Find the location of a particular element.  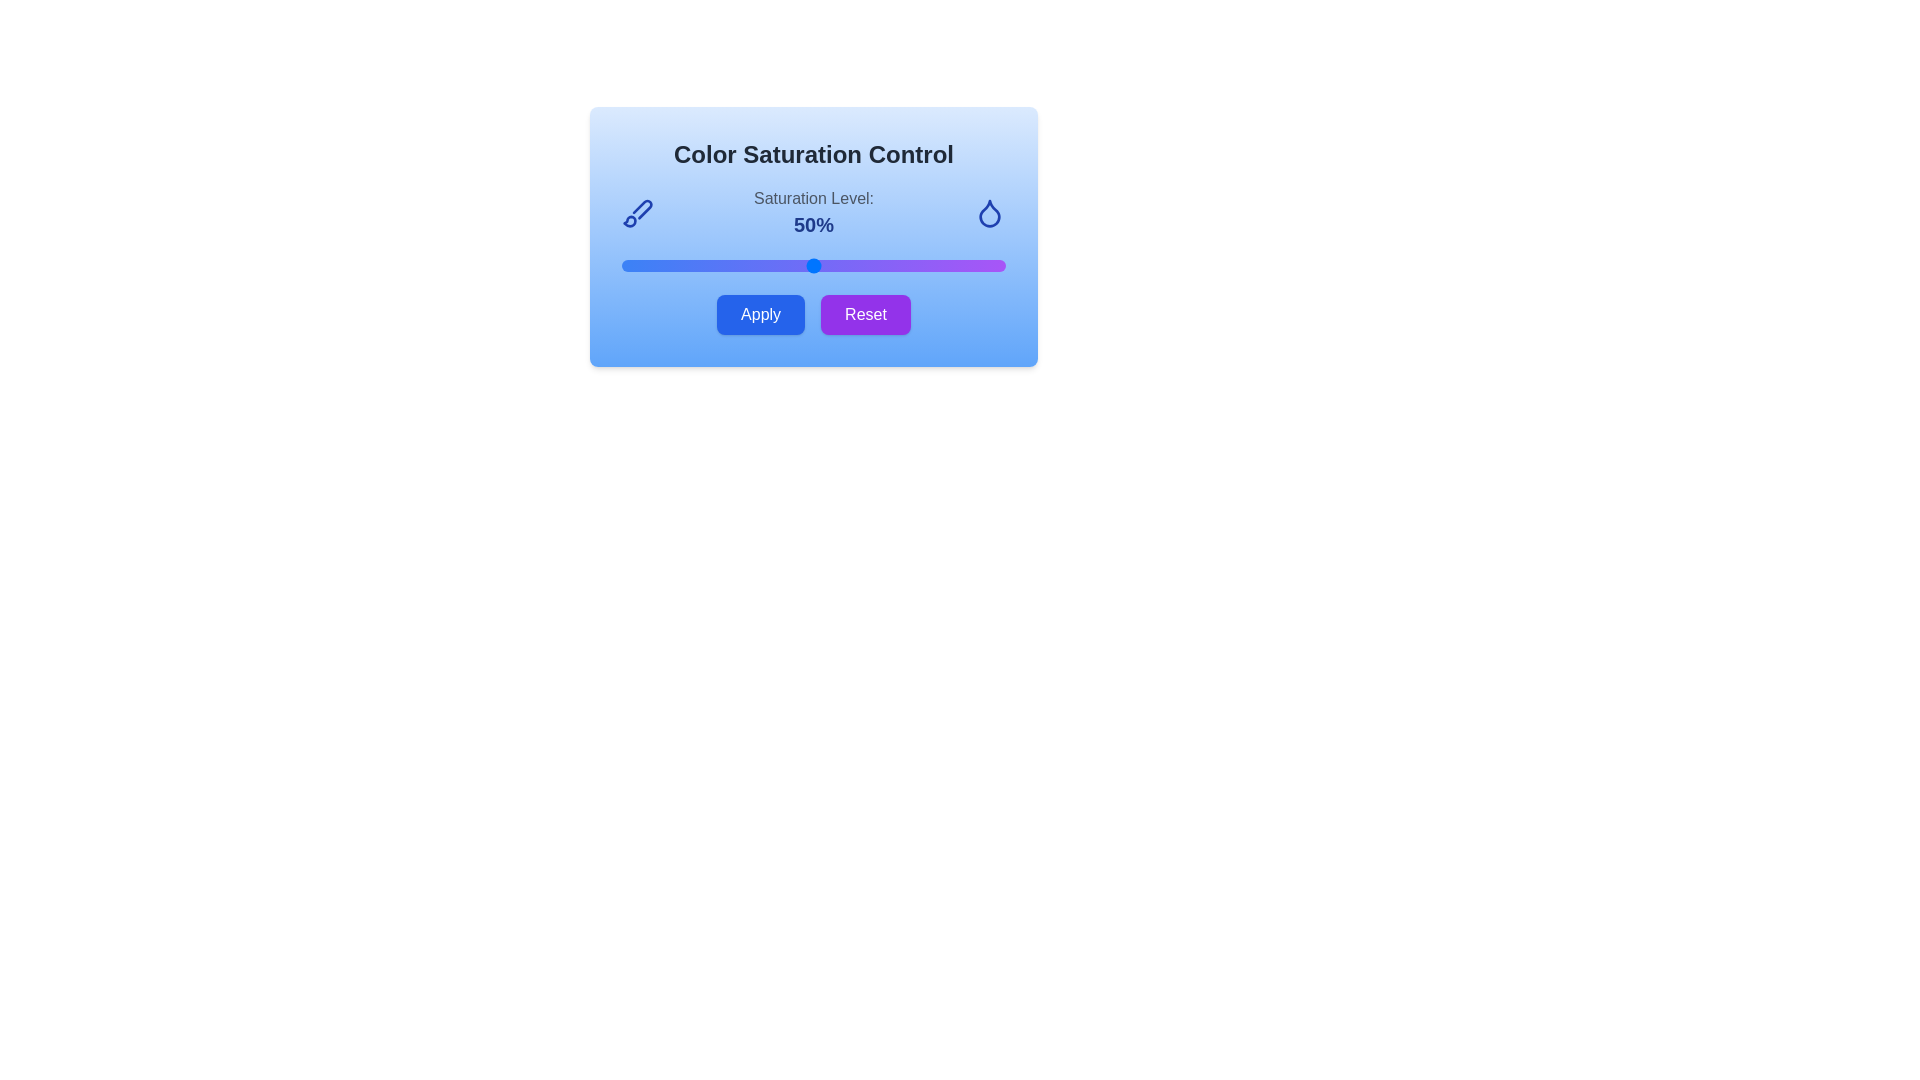

the droplet icon surrounding the saturation display is located at coordinates (988, 212).